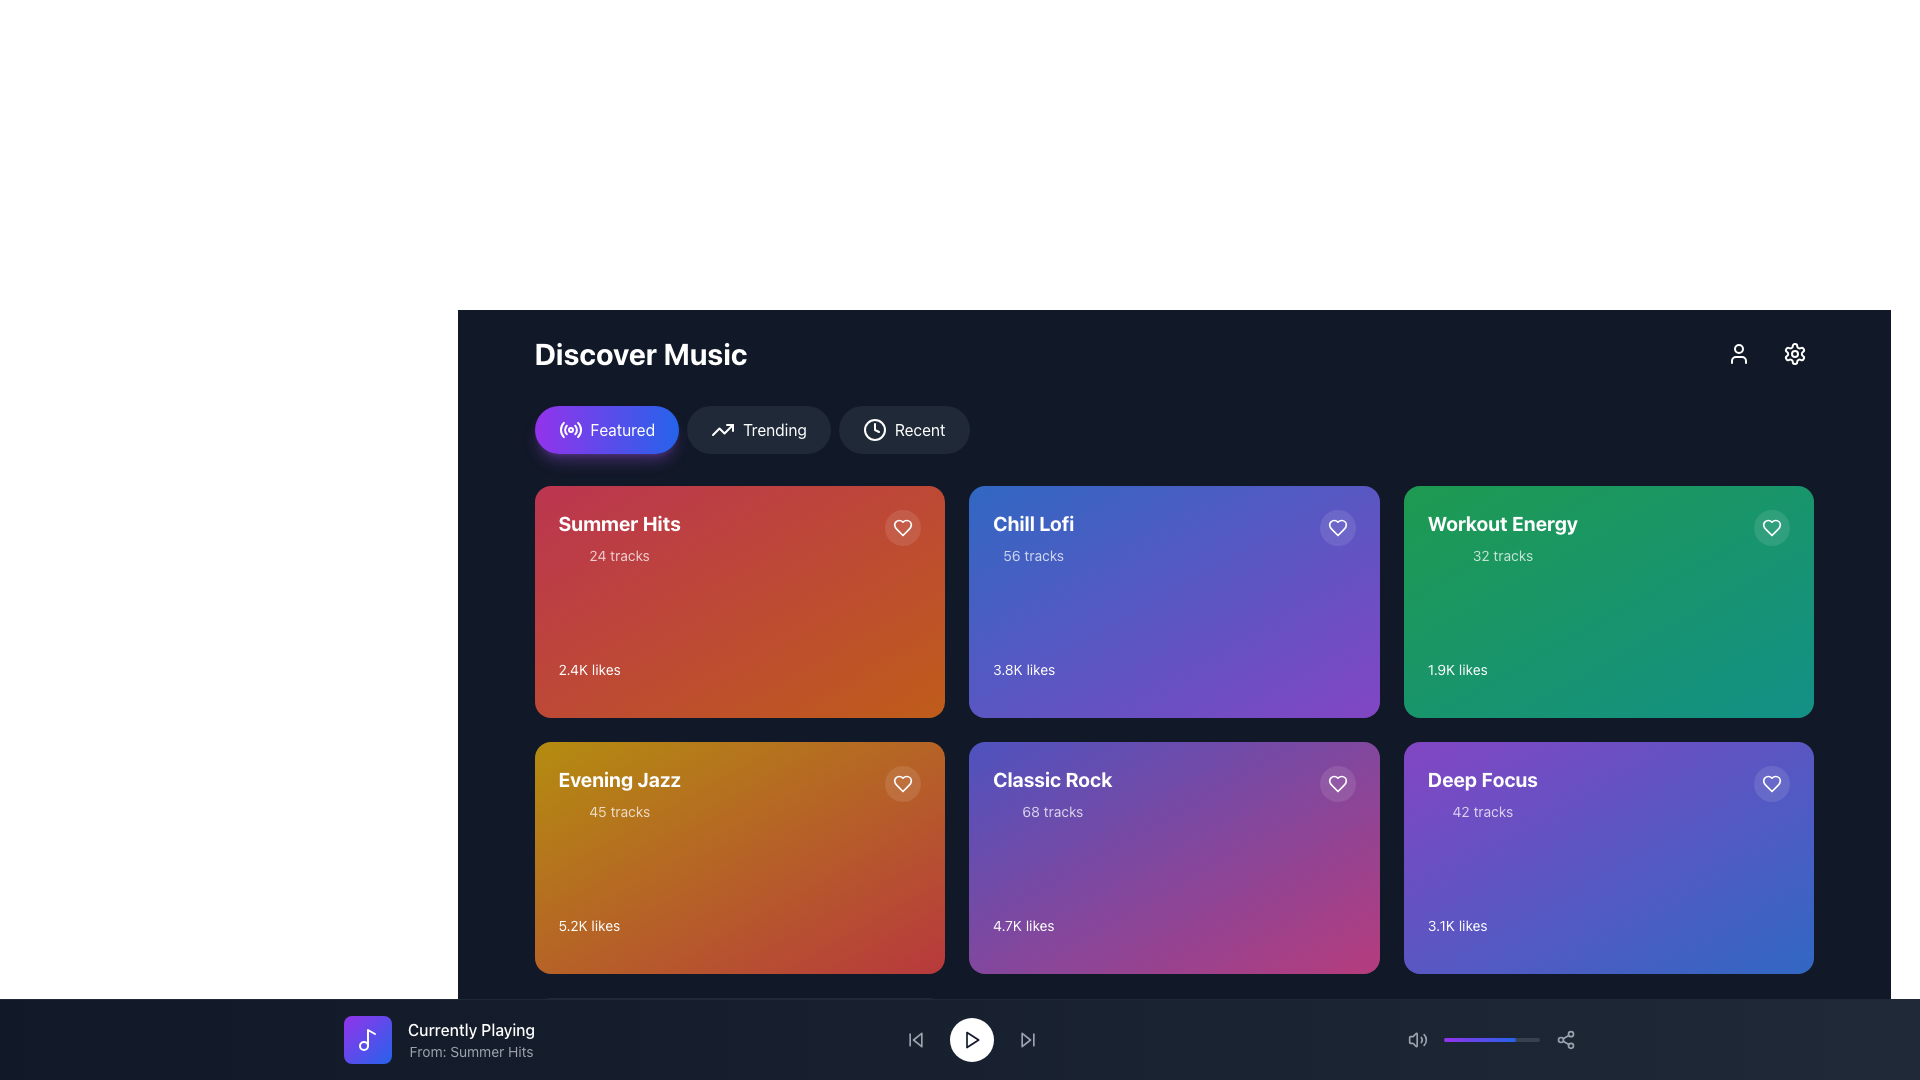 Image resolution: width=1920 pixels, height=1080 pixels. I want to click on the button located in the upper-right corner of the interface, so click(1737, 353).